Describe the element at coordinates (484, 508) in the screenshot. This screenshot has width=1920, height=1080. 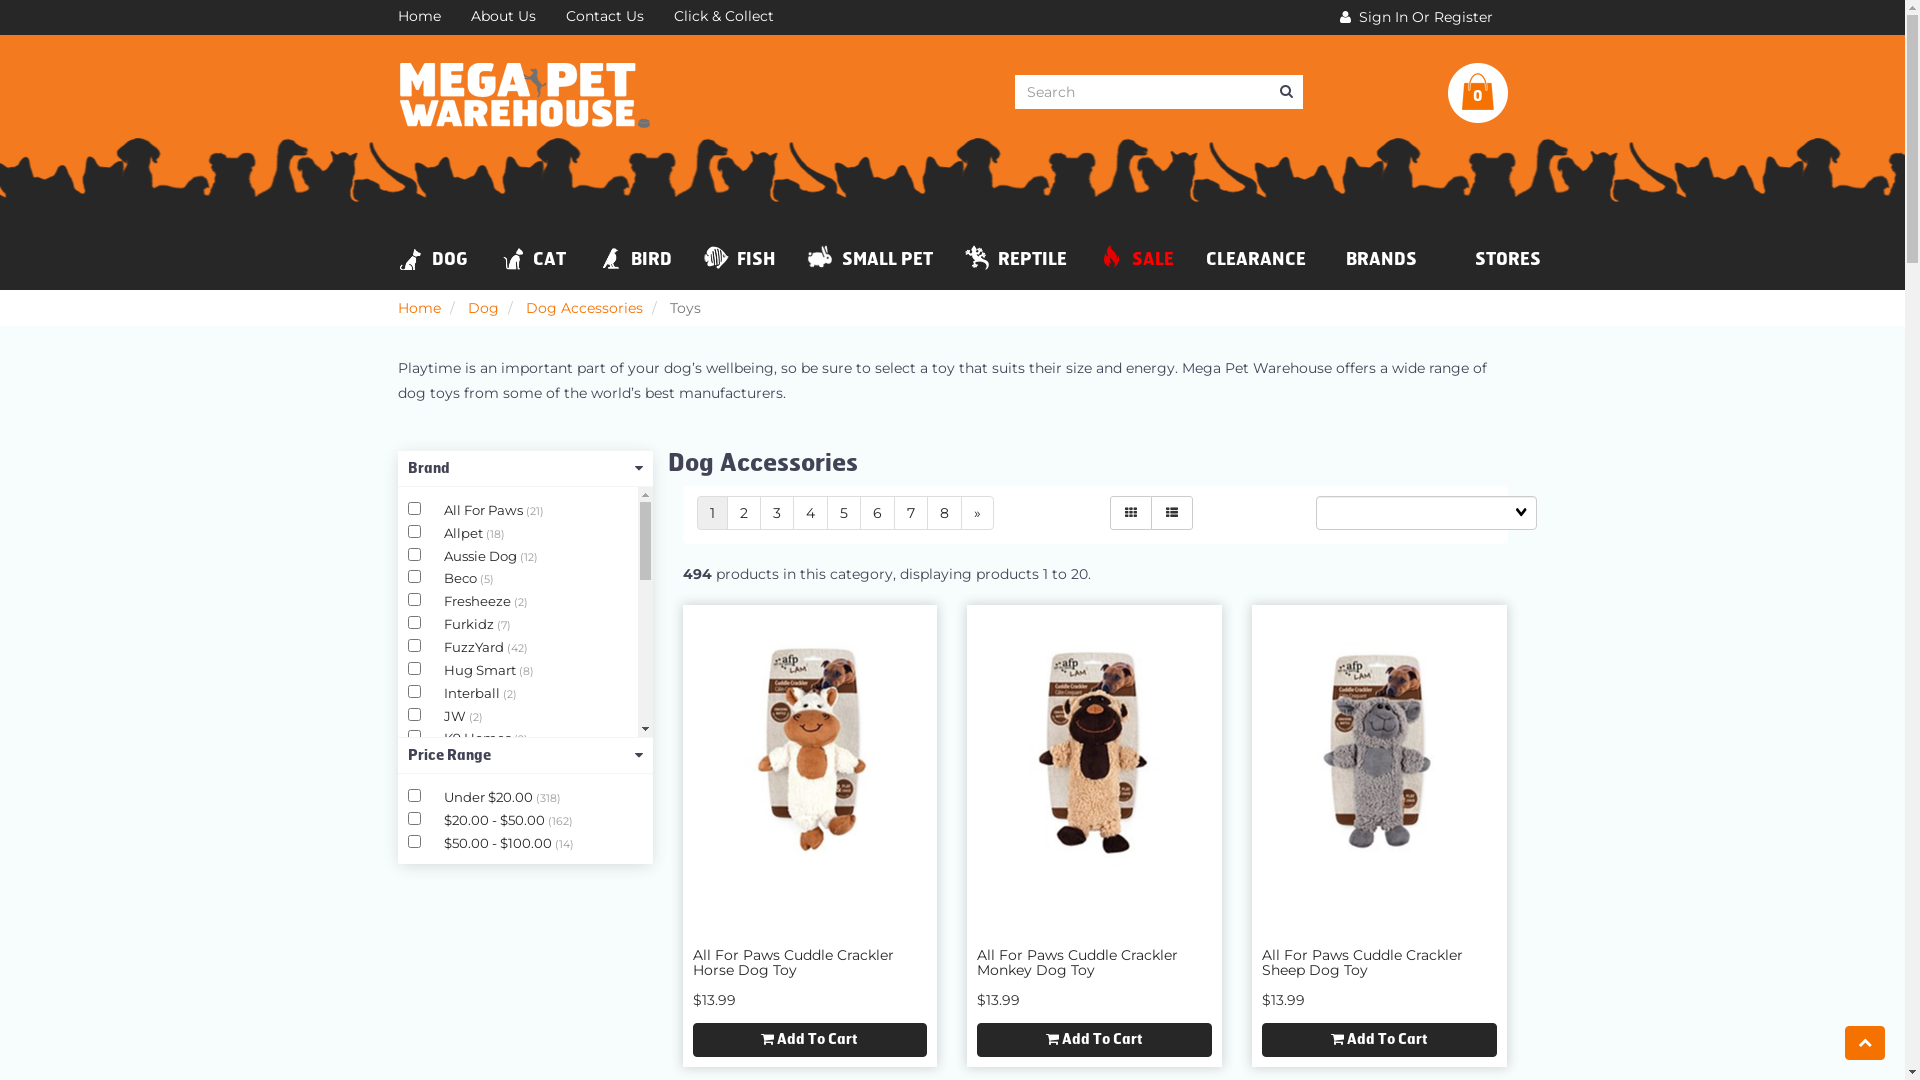
I see `'All For Paws'` at that location.